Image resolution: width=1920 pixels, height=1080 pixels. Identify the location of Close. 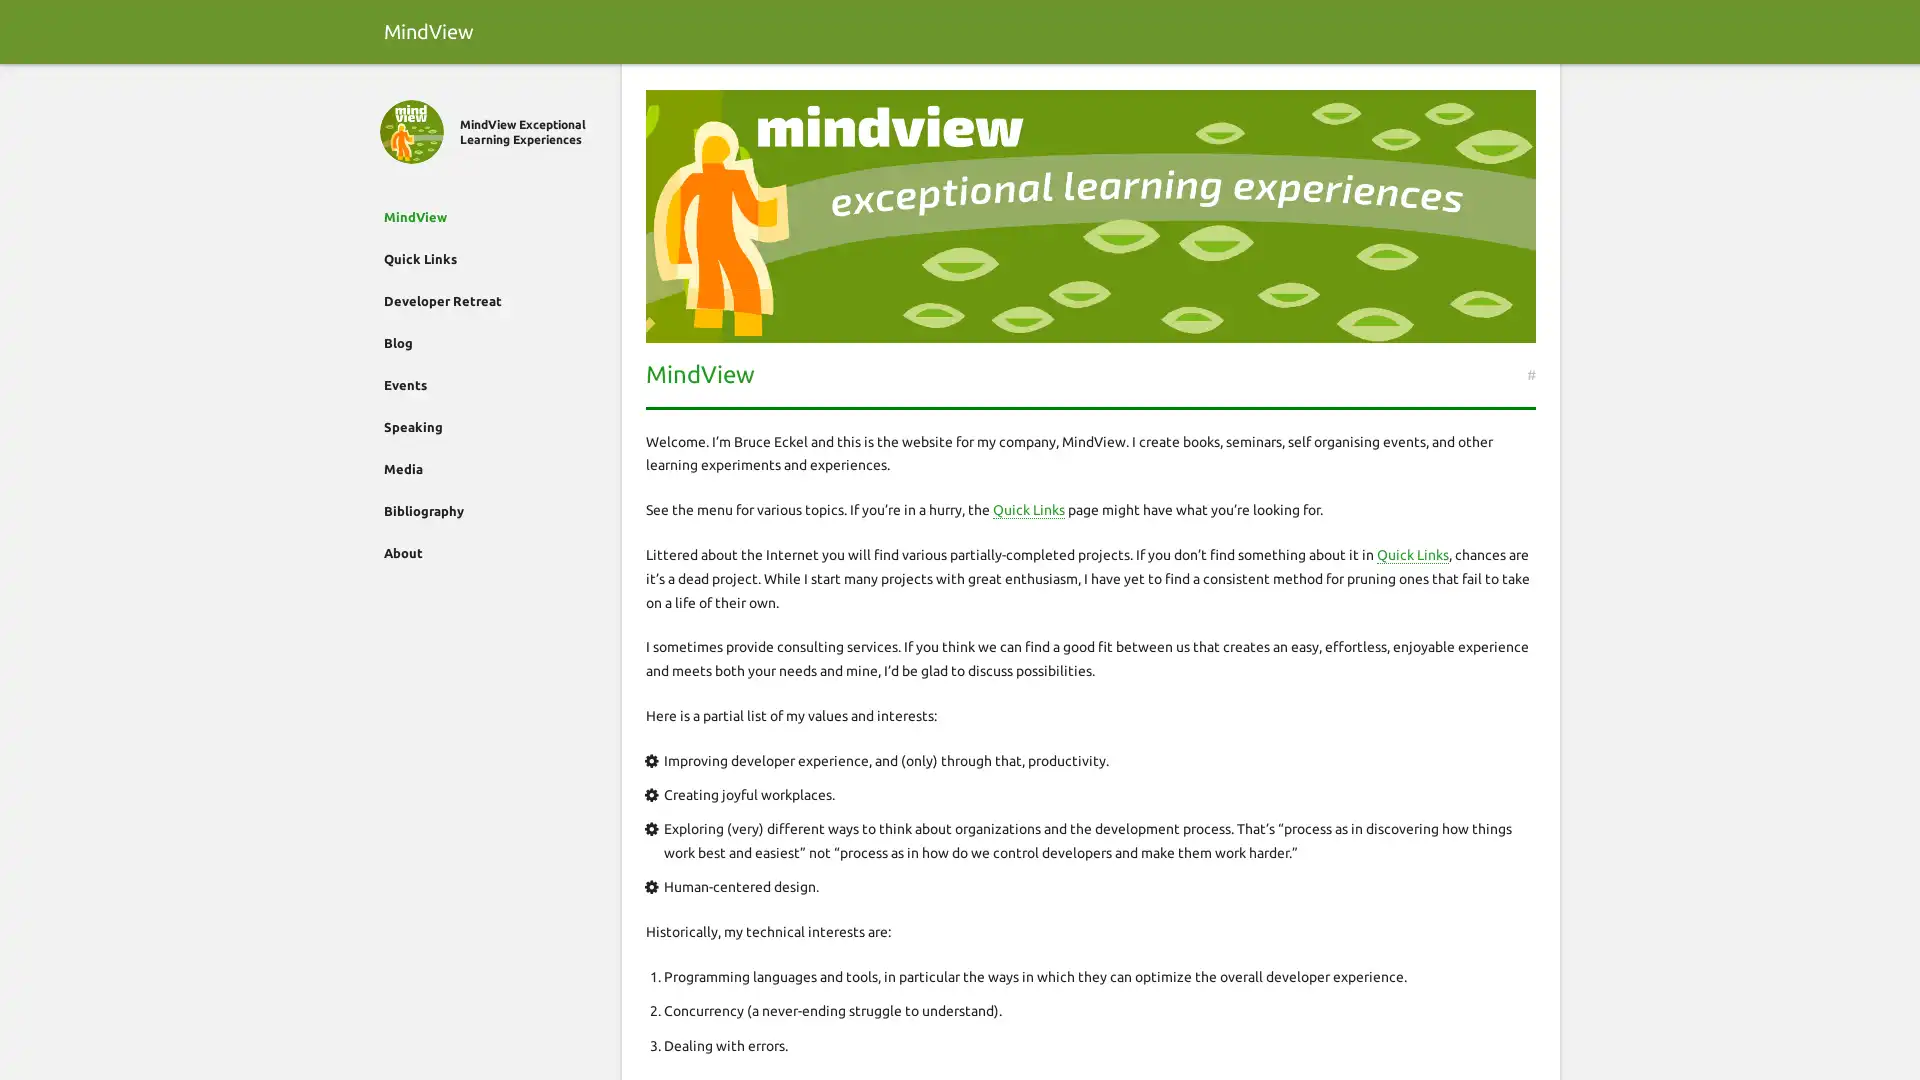
(392, 87).